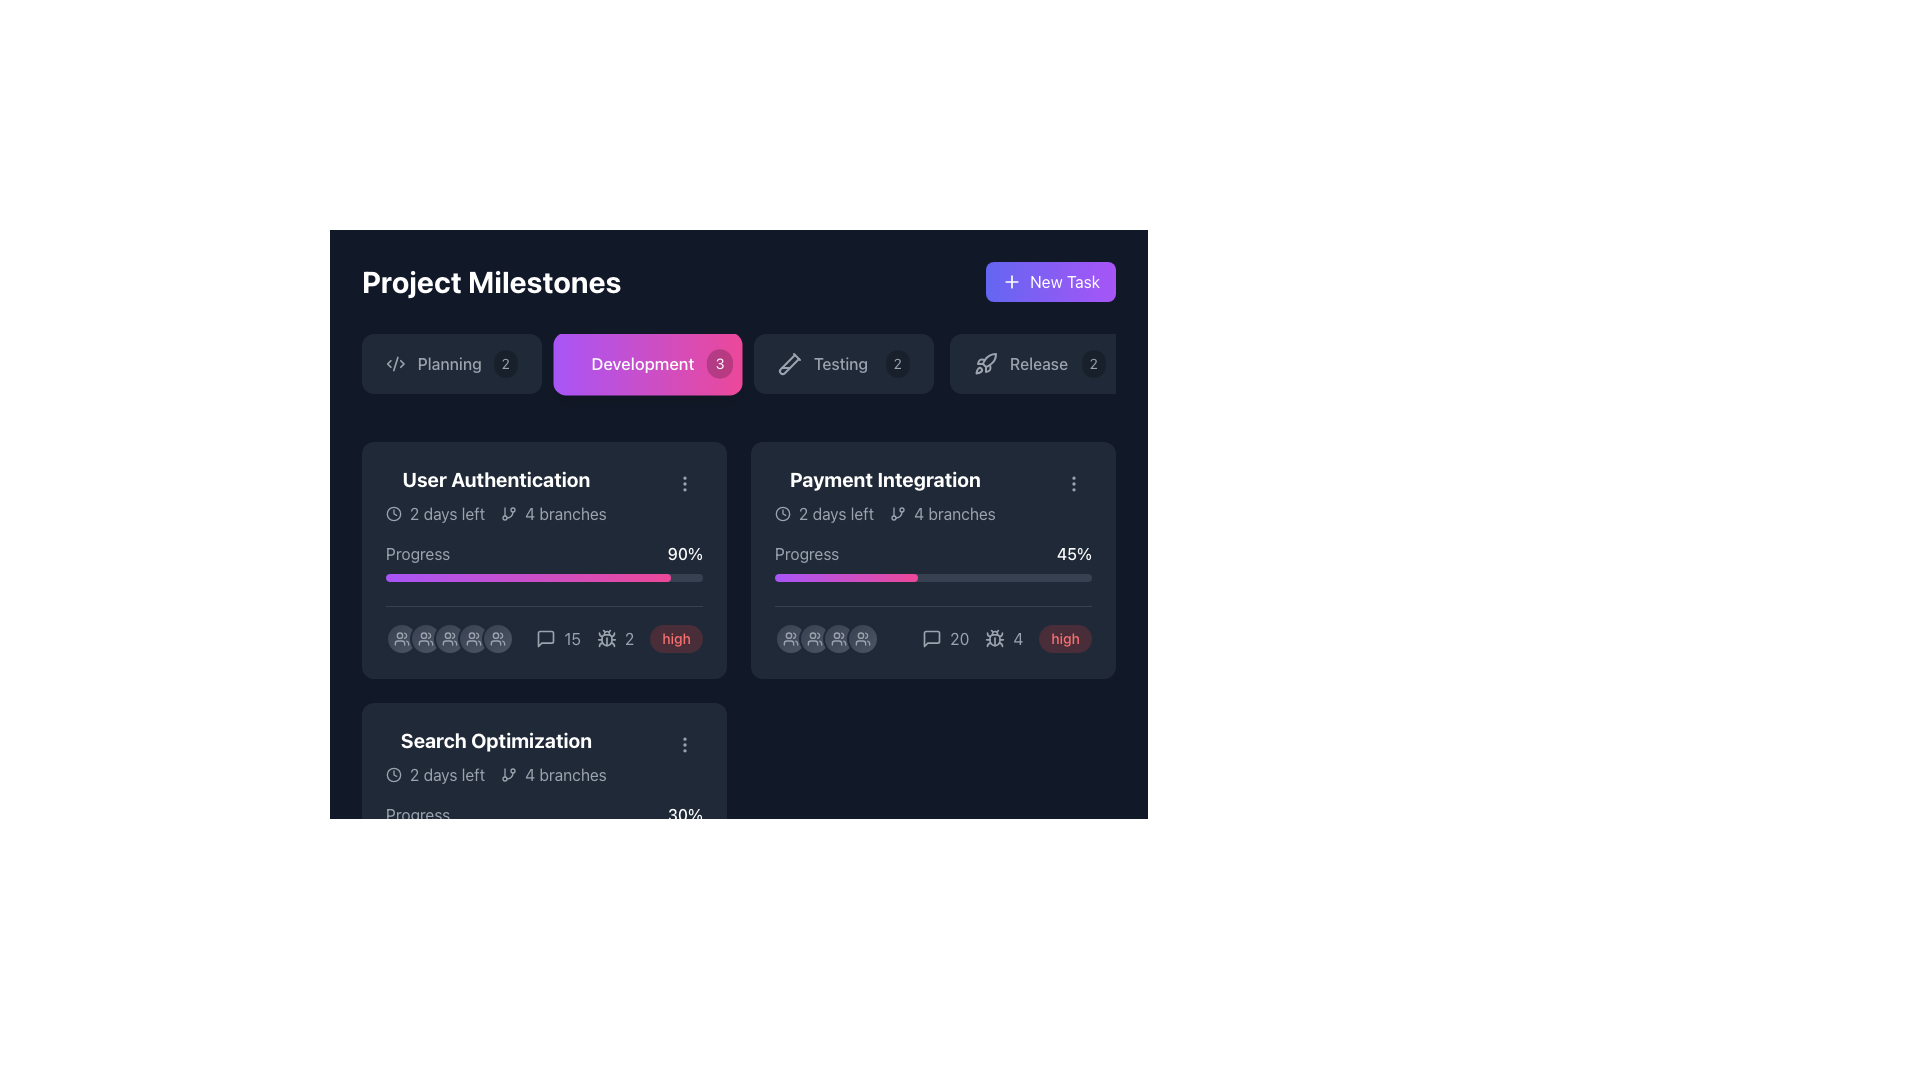 Image resolution: width=1920 pixels, height=1080 pixels. What do you see at coordinates (738, 371) in the screenshot?
I see `the second pill-shaped button under the 'Project Milestones' heading, which is positioned between the 'Planning' and 'Testing' buttons` at bounding box center [738, 371].